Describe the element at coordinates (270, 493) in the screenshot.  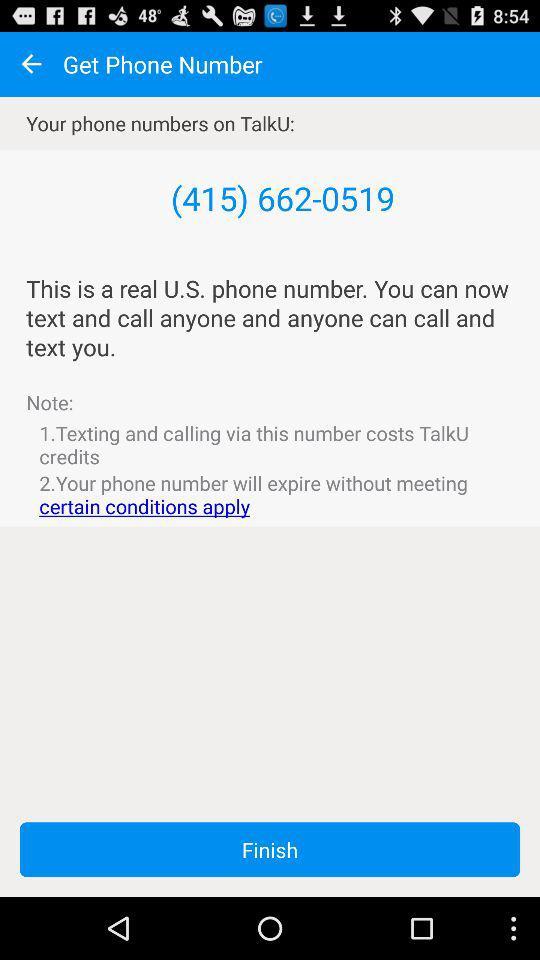
I see `item below 1 texting and icon` at that location.